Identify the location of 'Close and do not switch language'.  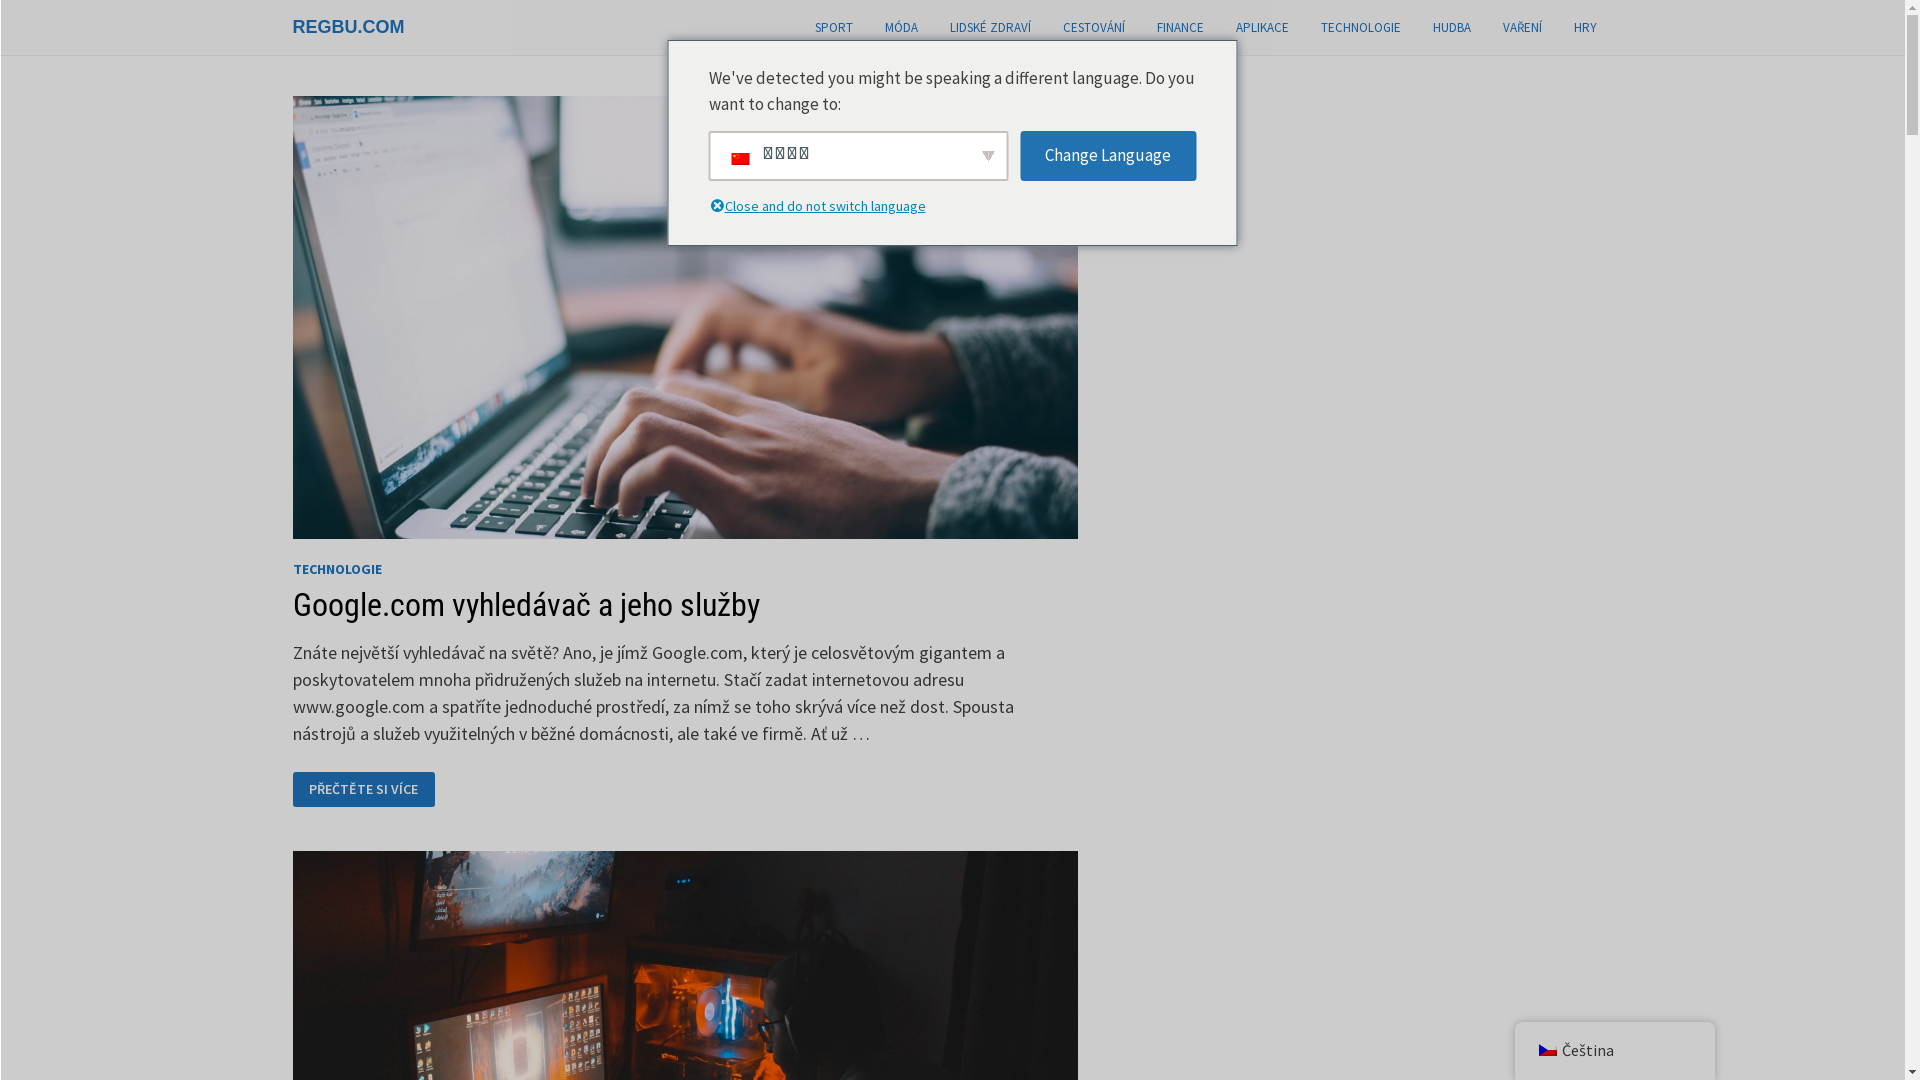
(715, 208).